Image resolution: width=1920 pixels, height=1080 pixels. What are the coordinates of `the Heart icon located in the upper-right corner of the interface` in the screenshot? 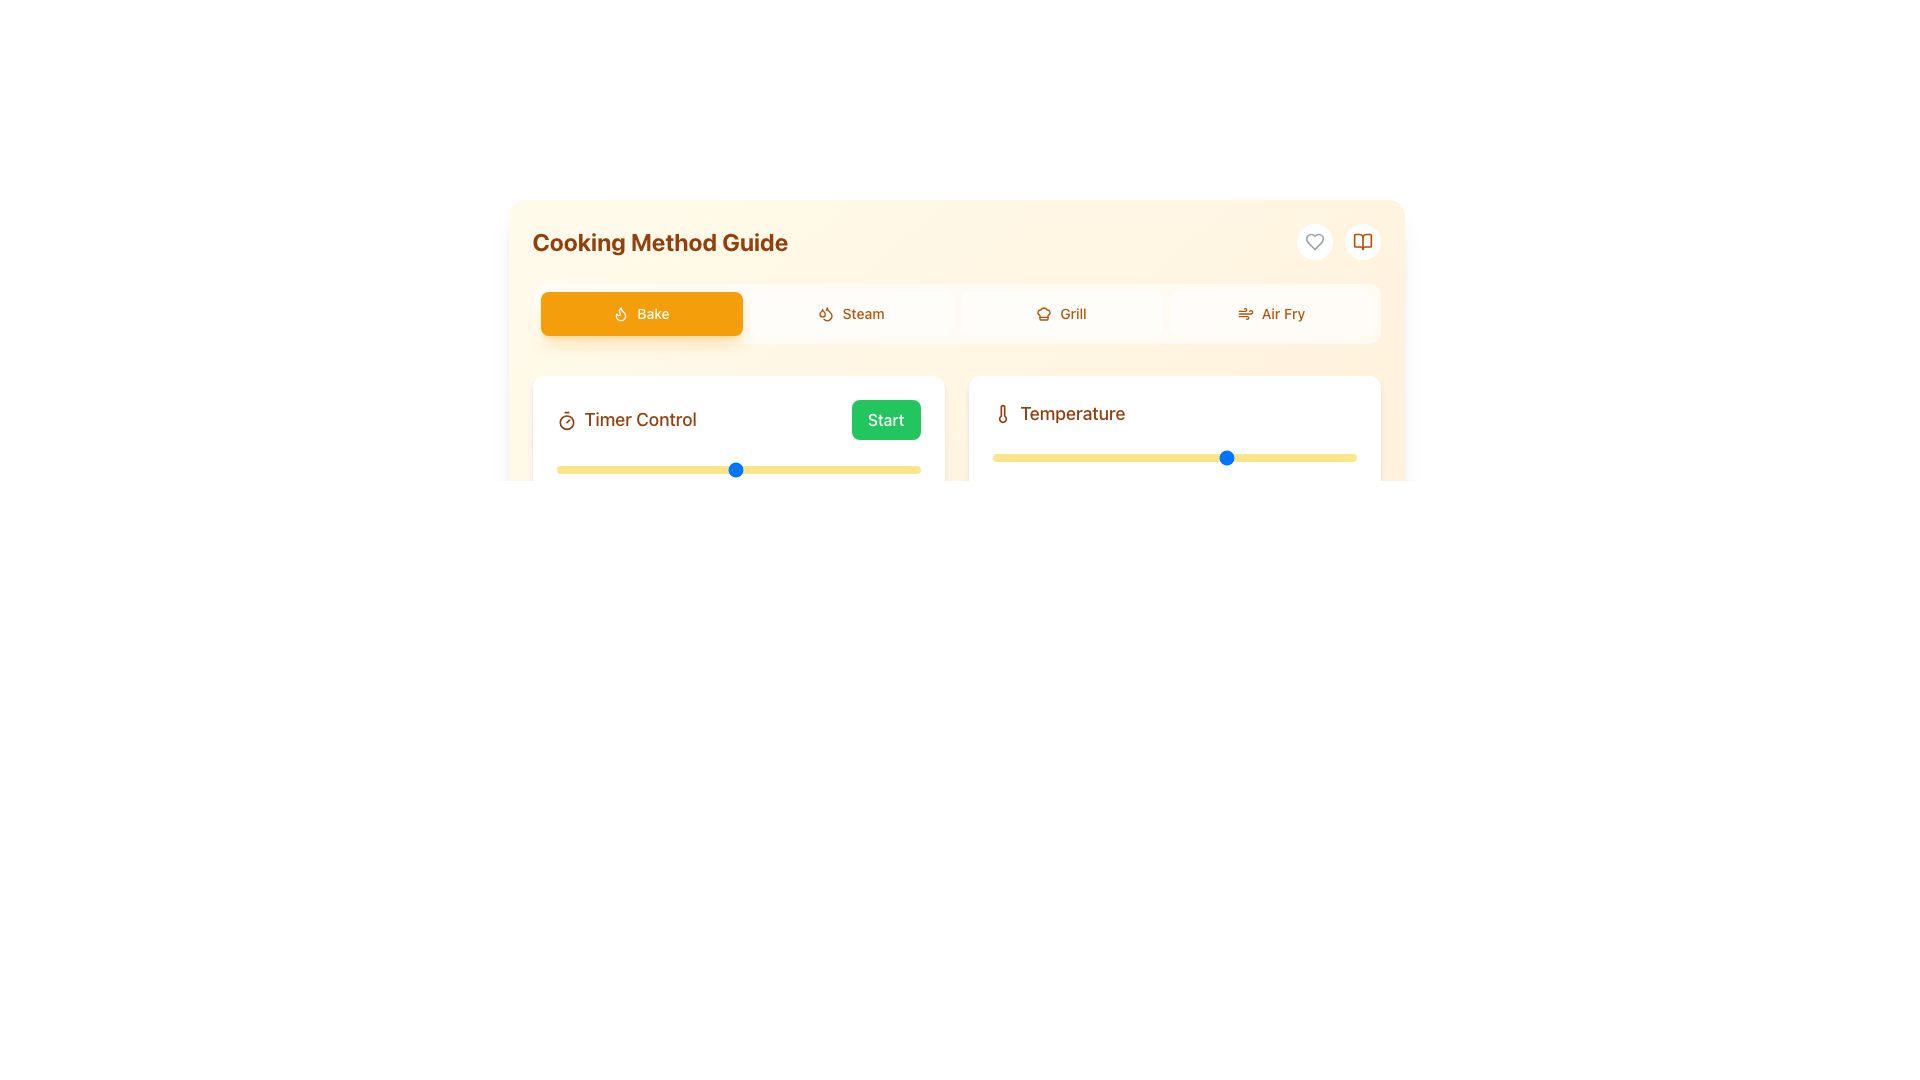 It's located at (1314, 241).